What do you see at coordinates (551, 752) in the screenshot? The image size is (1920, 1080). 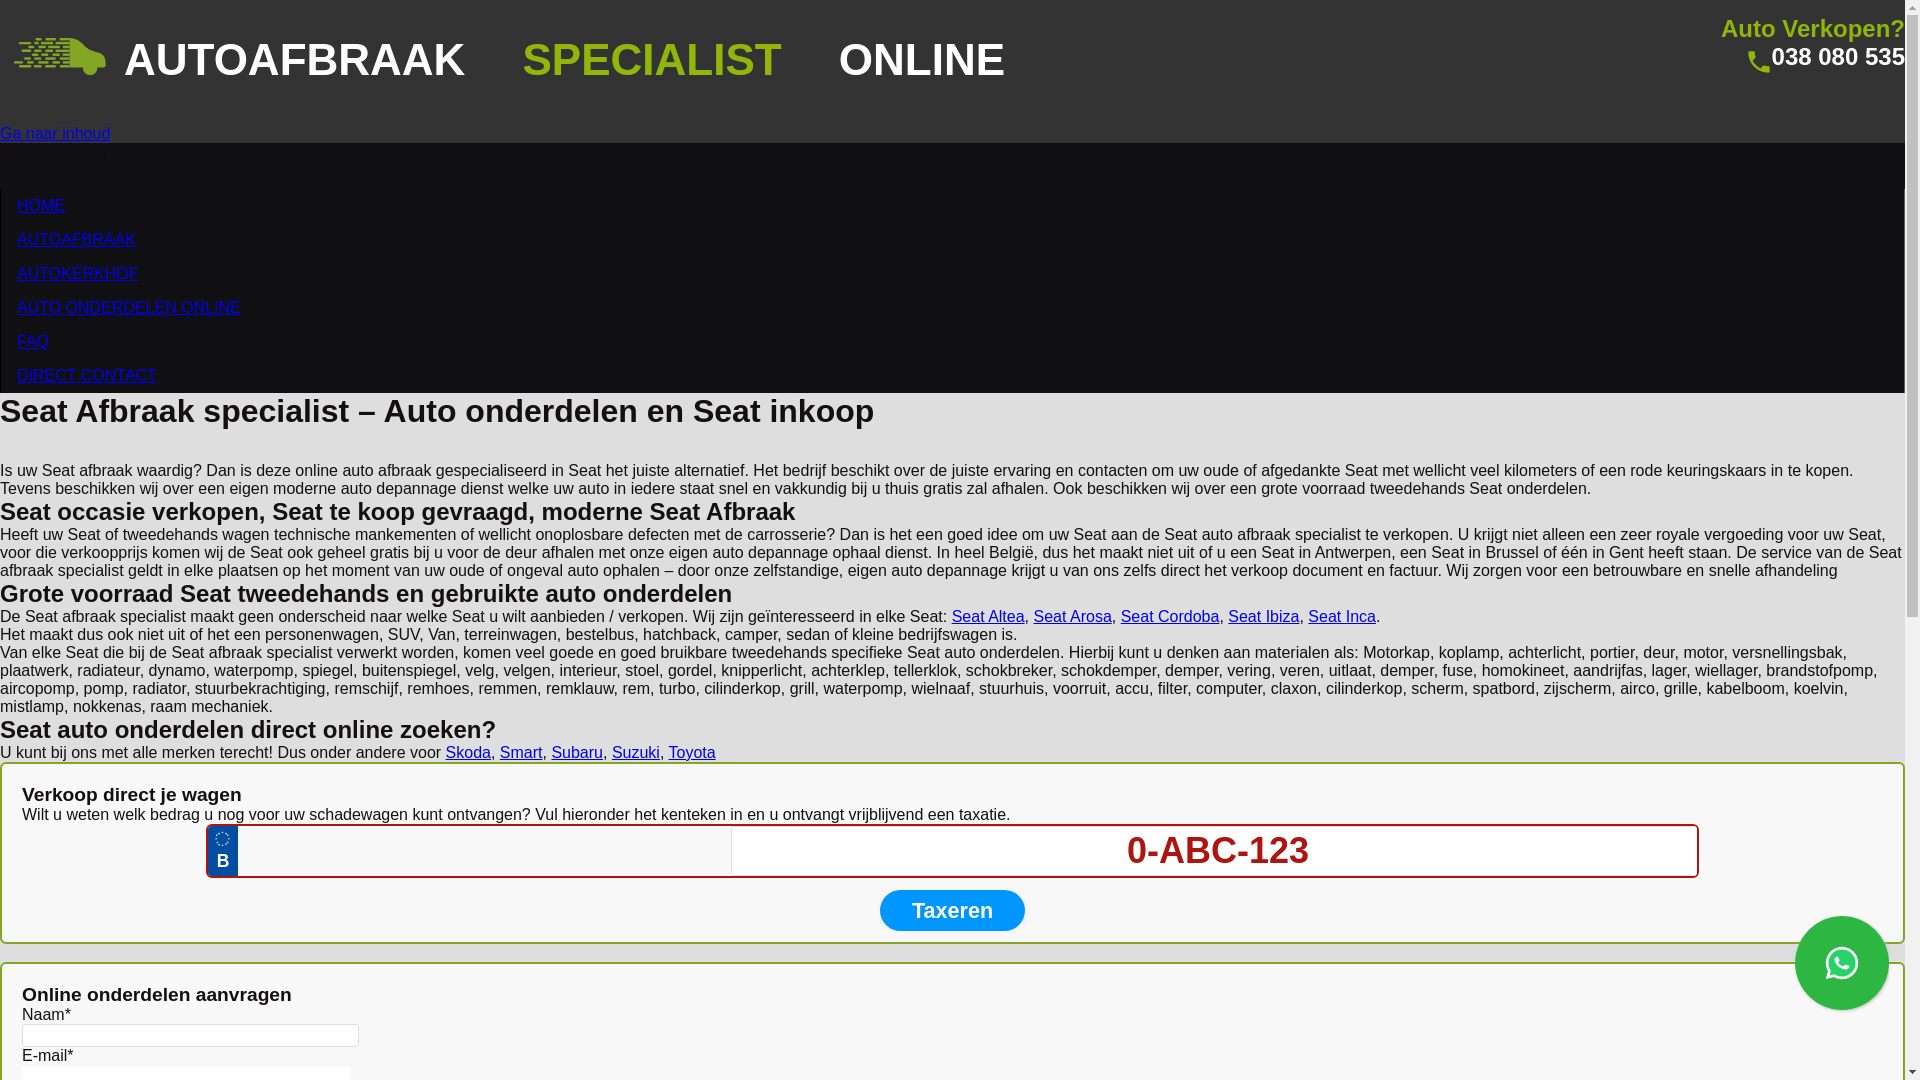 I see `'Subaru'` at bounding box center [551, 752].